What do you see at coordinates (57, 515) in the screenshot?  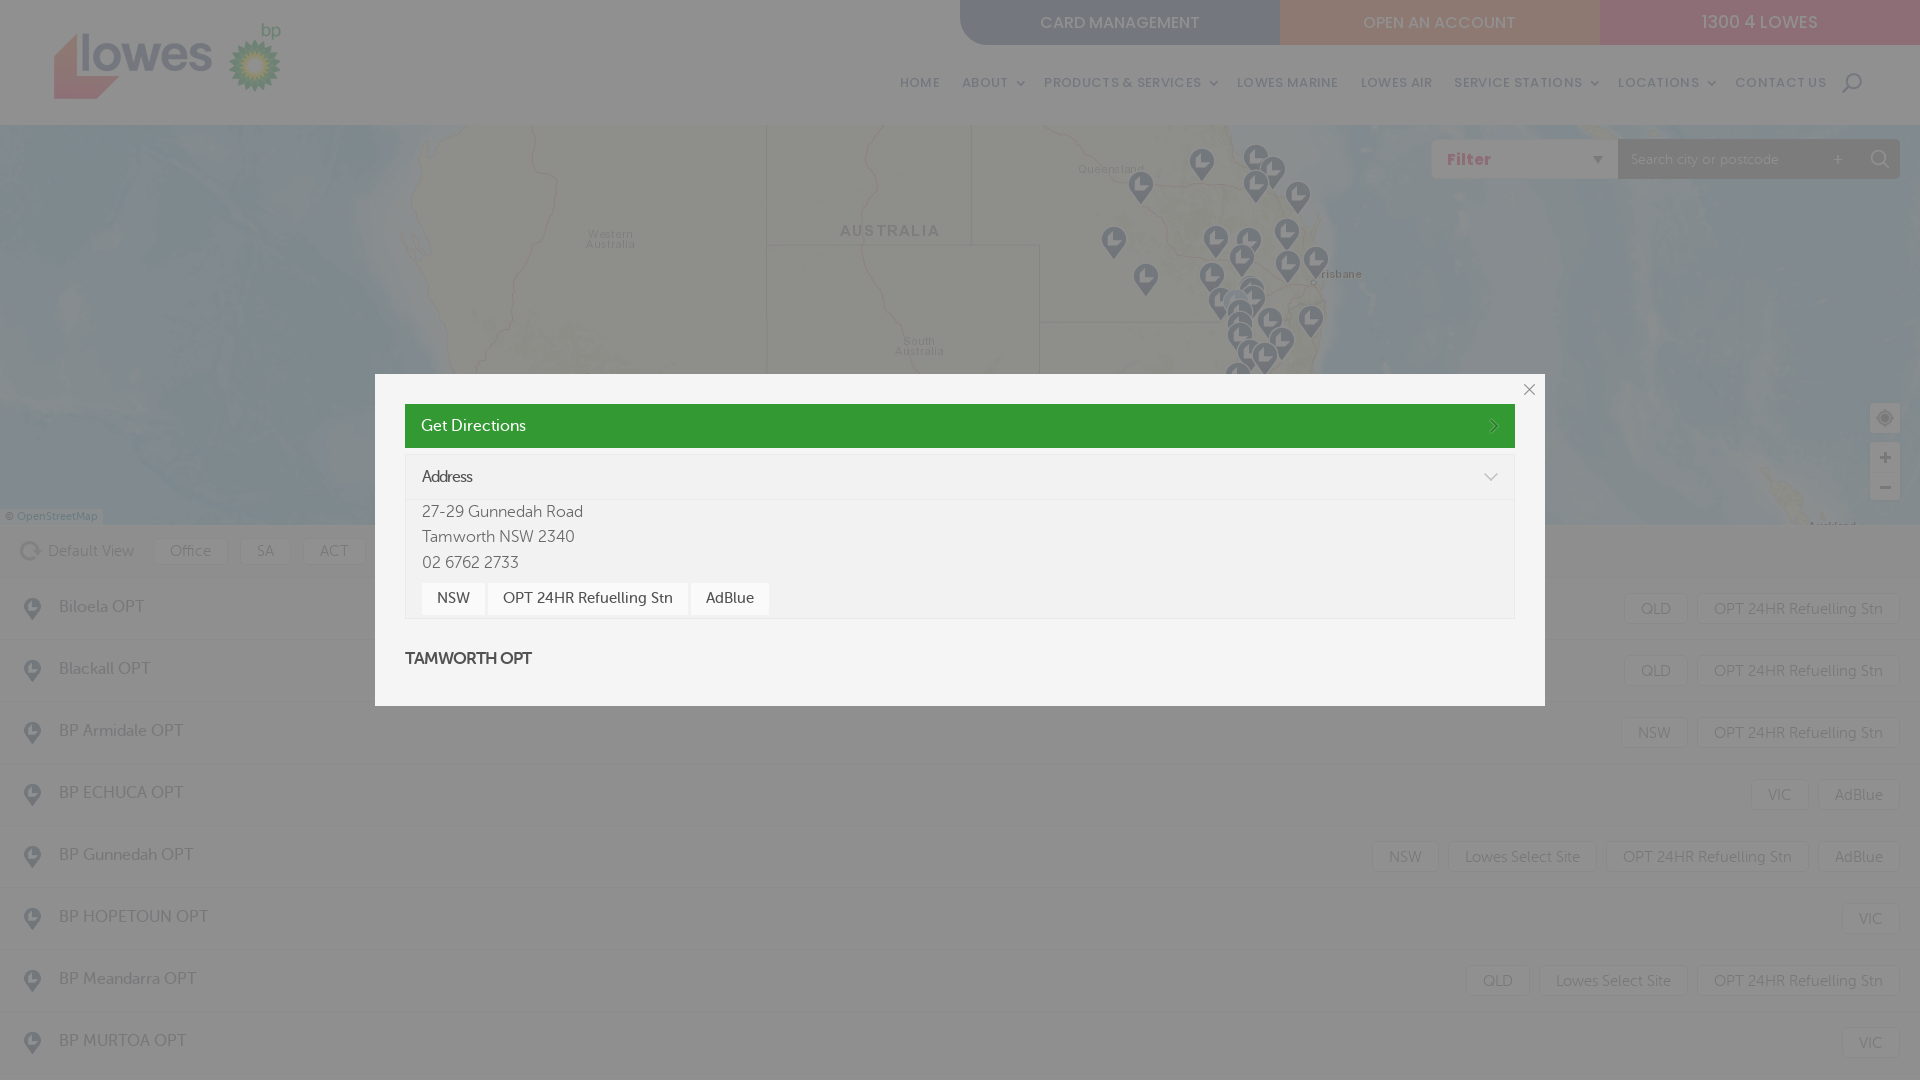 I see `'OpenStreetMap'` at bounding box center [57, 515].